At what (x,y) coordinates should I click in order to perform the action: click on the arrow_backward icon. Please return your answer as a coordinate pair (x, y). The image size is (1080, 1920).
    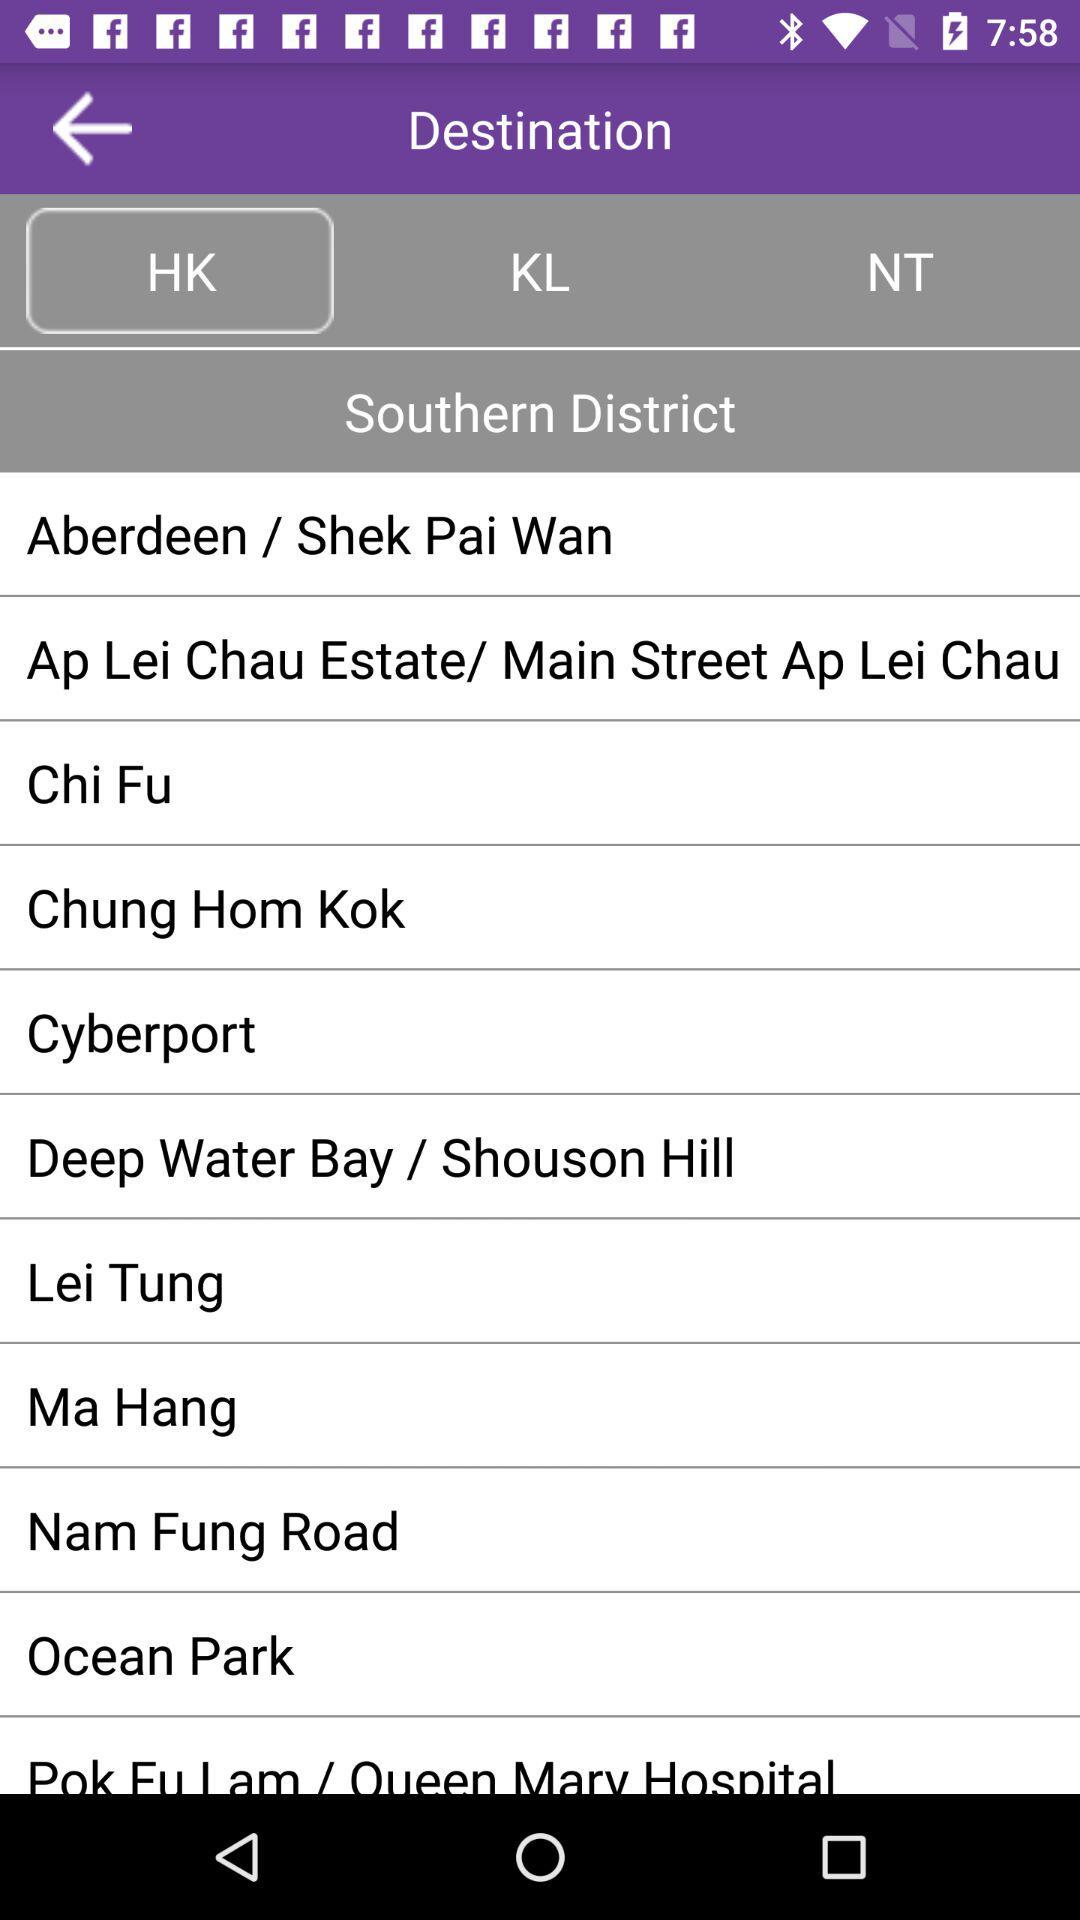
    Looking at the image, I should click on (92, 127).